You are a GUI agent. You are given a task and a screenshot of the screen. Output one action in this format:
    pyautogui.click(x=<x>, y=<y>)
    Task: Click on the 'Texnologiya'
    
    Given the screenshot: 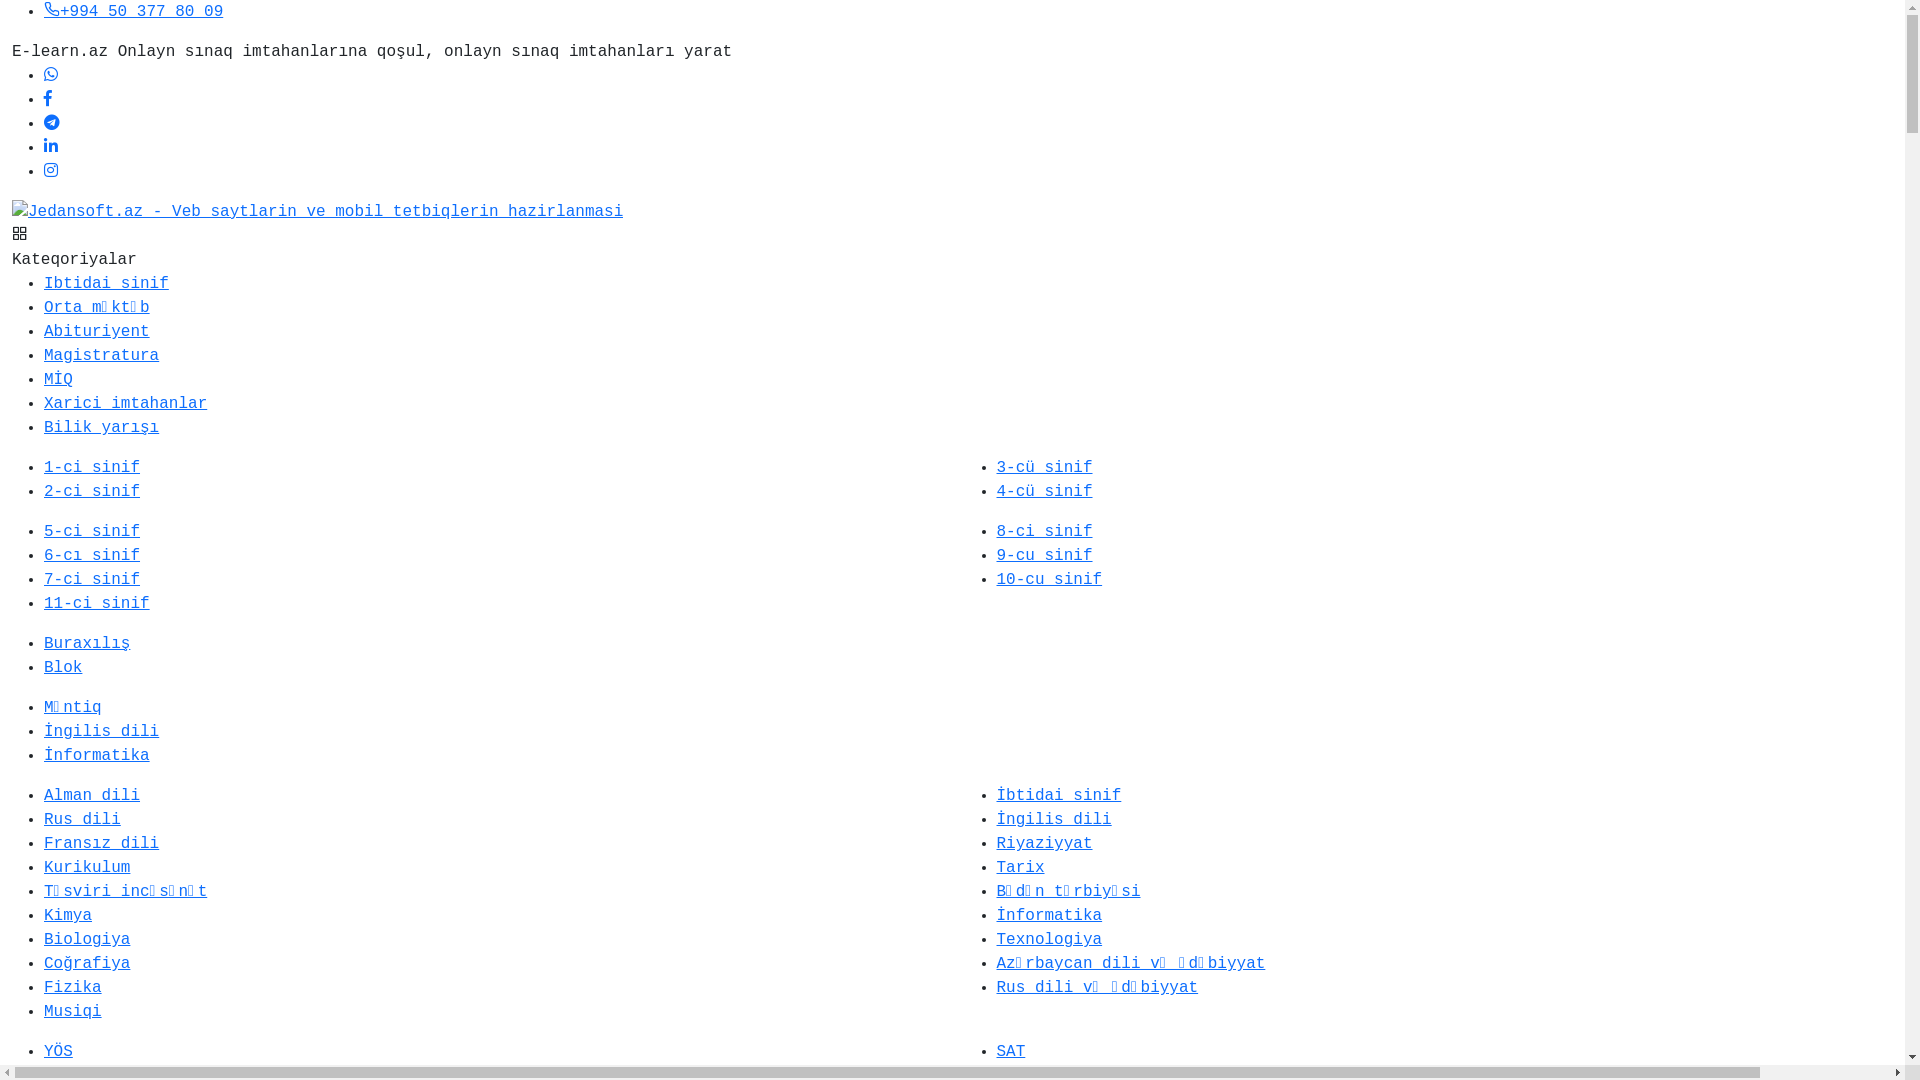 What is the action you would take?
    pyautogui.click(x=1048, y=940)
    